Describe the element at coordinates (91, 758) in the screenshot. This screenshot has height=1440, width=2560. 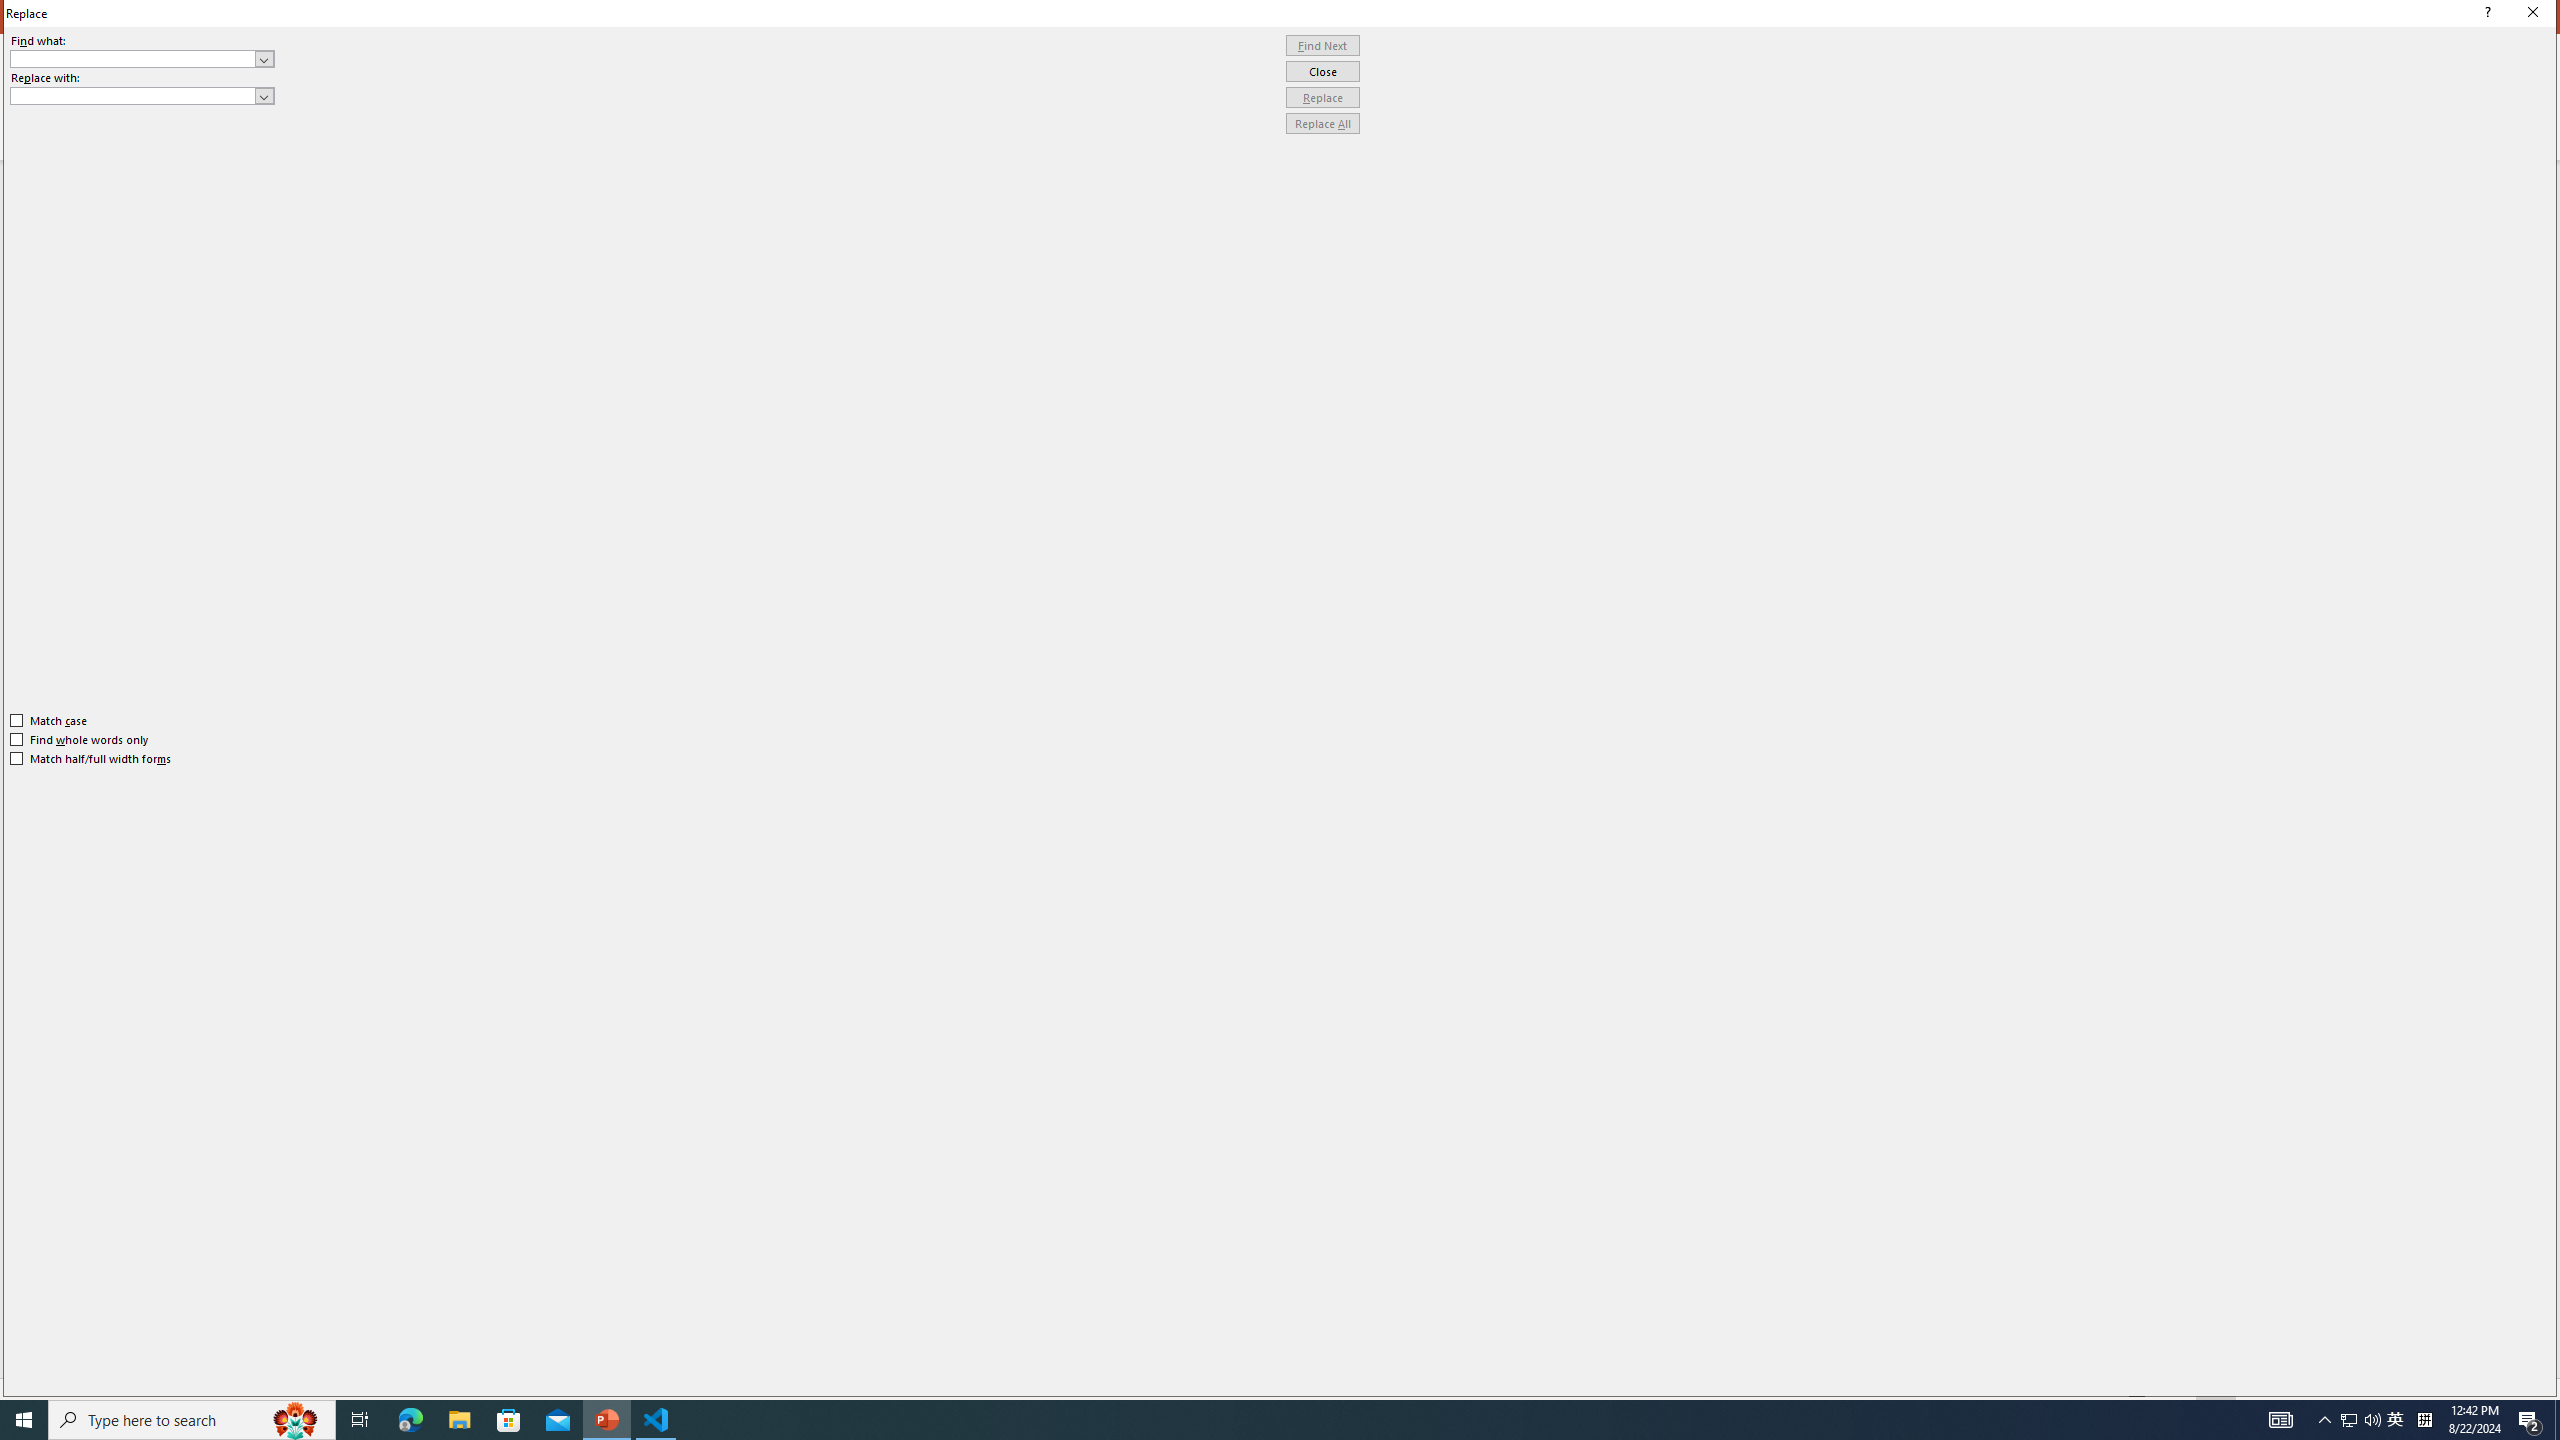
I see `'Match half/full width forms'` at that location.